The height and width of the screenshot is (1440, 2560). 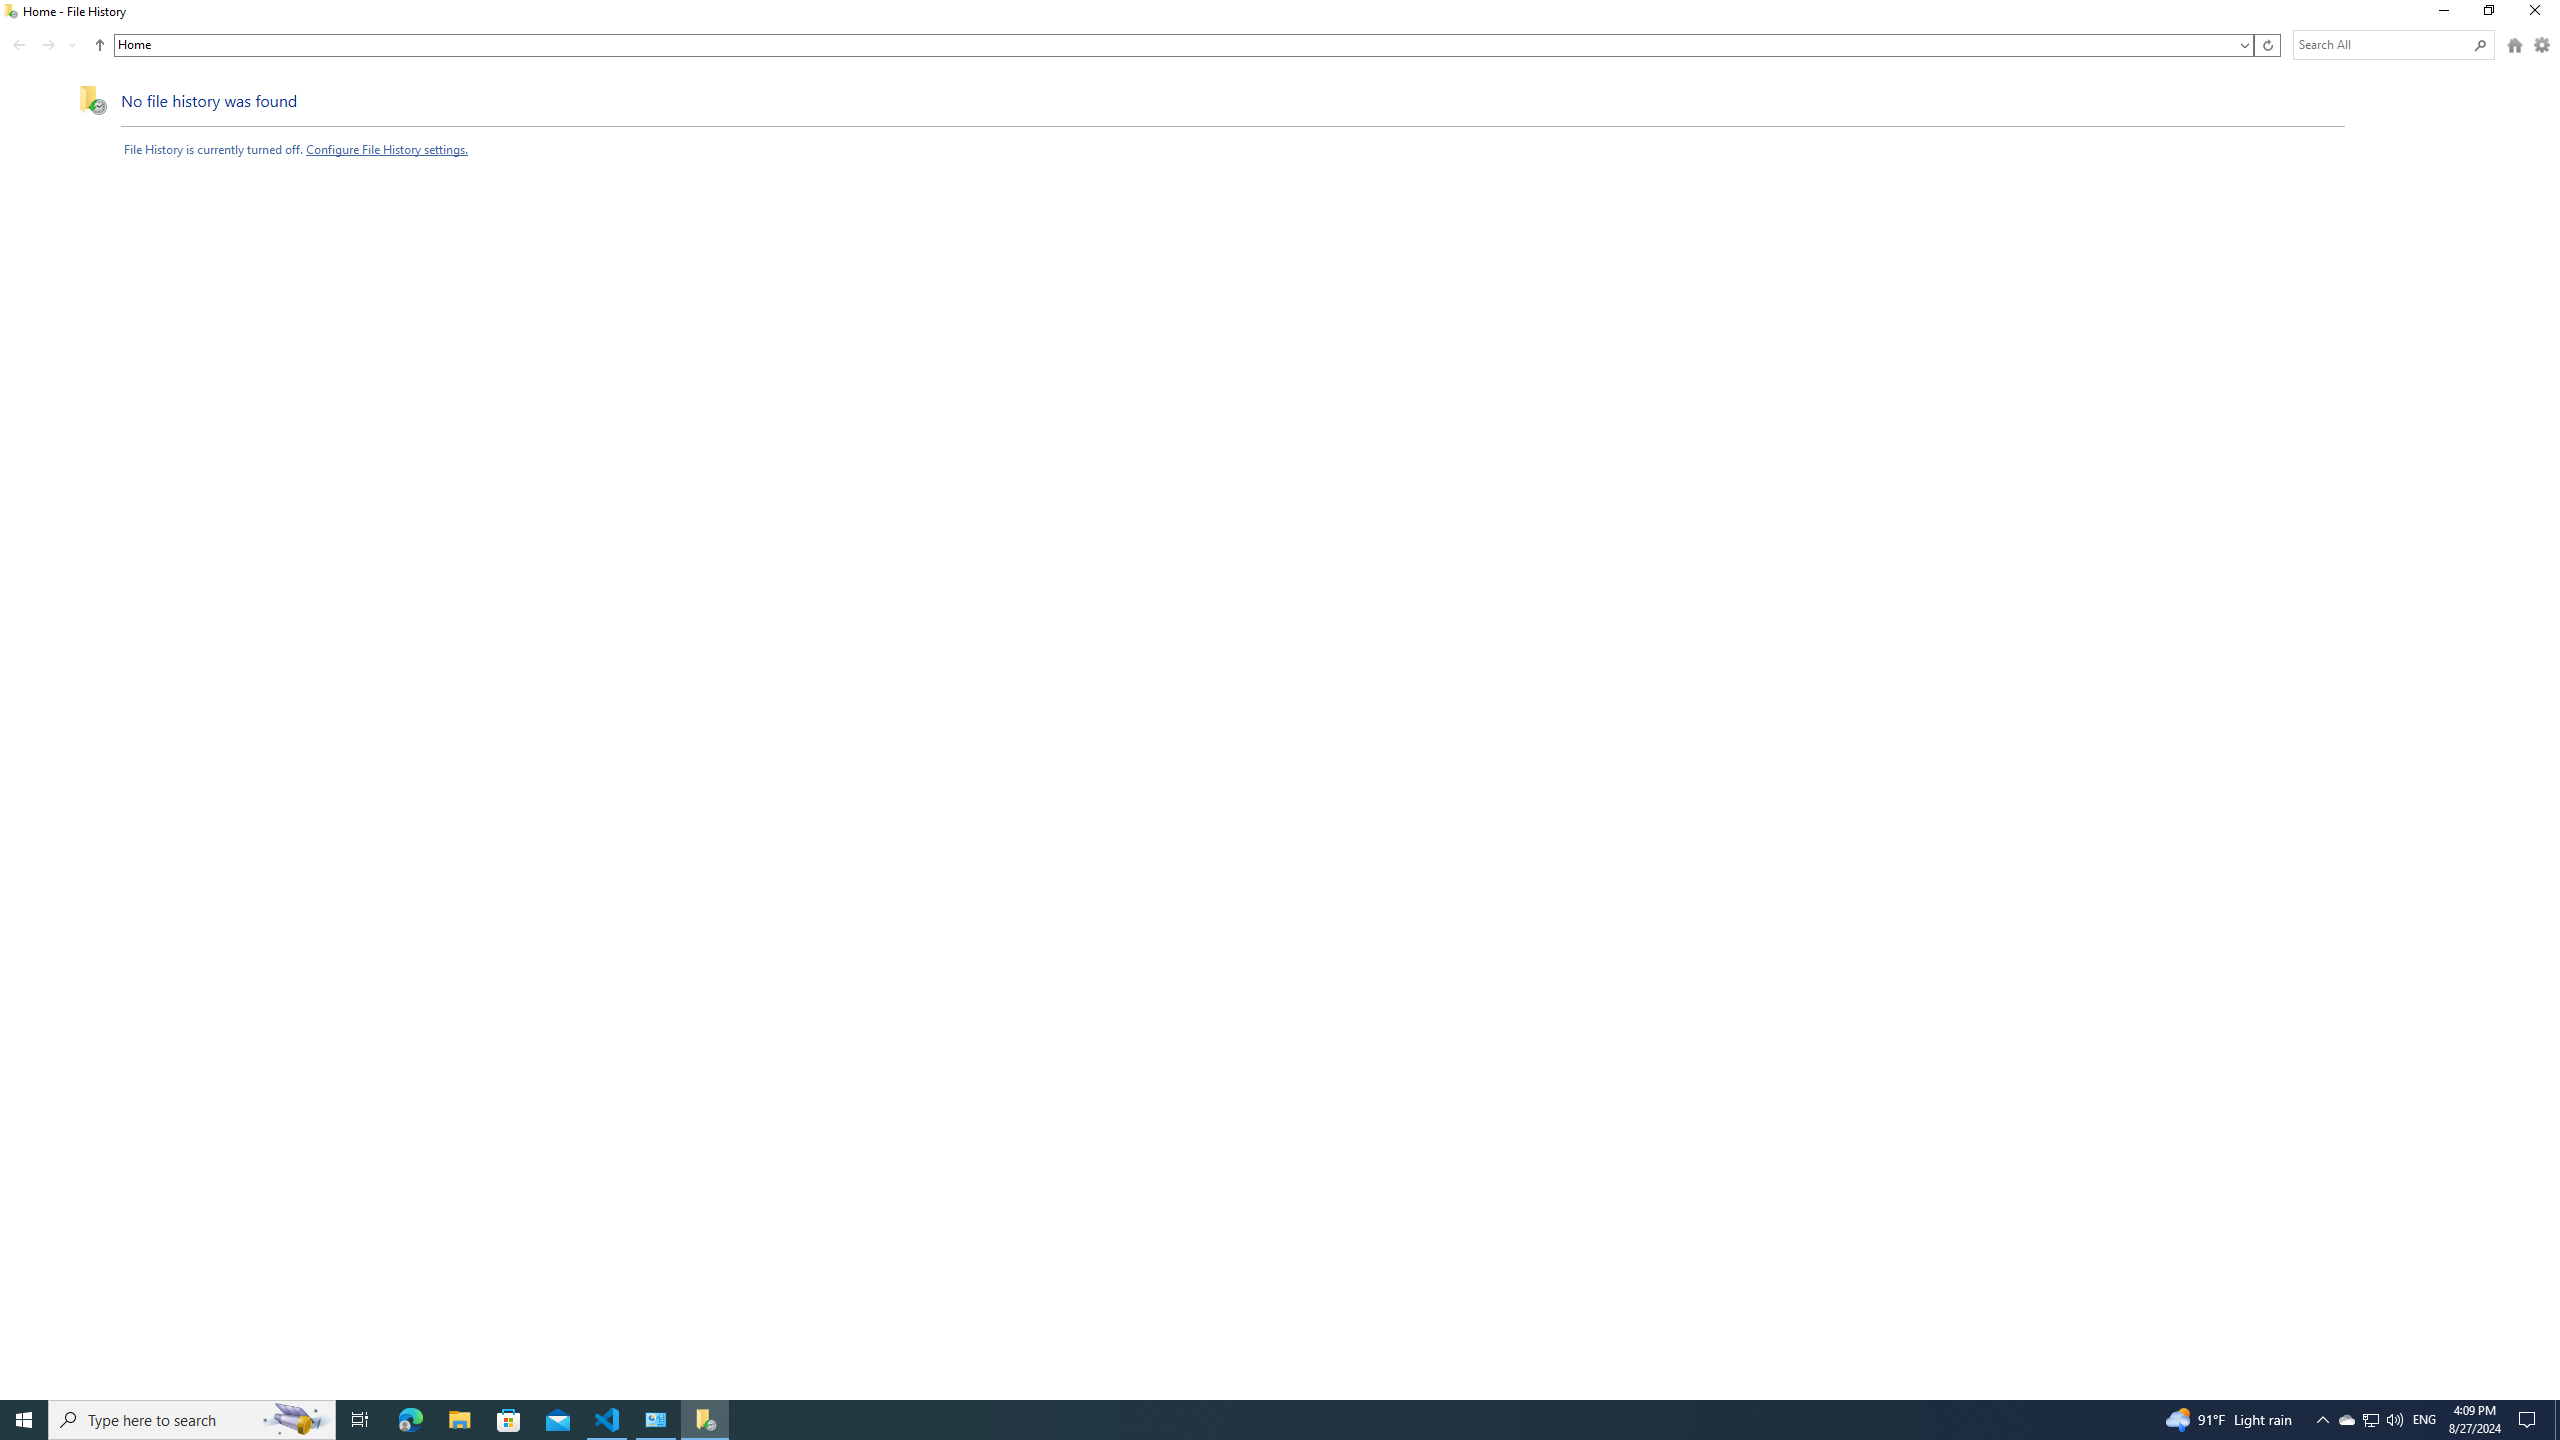 I want to click on 'Options (Alt + O)', so click(x=2541, y=45).